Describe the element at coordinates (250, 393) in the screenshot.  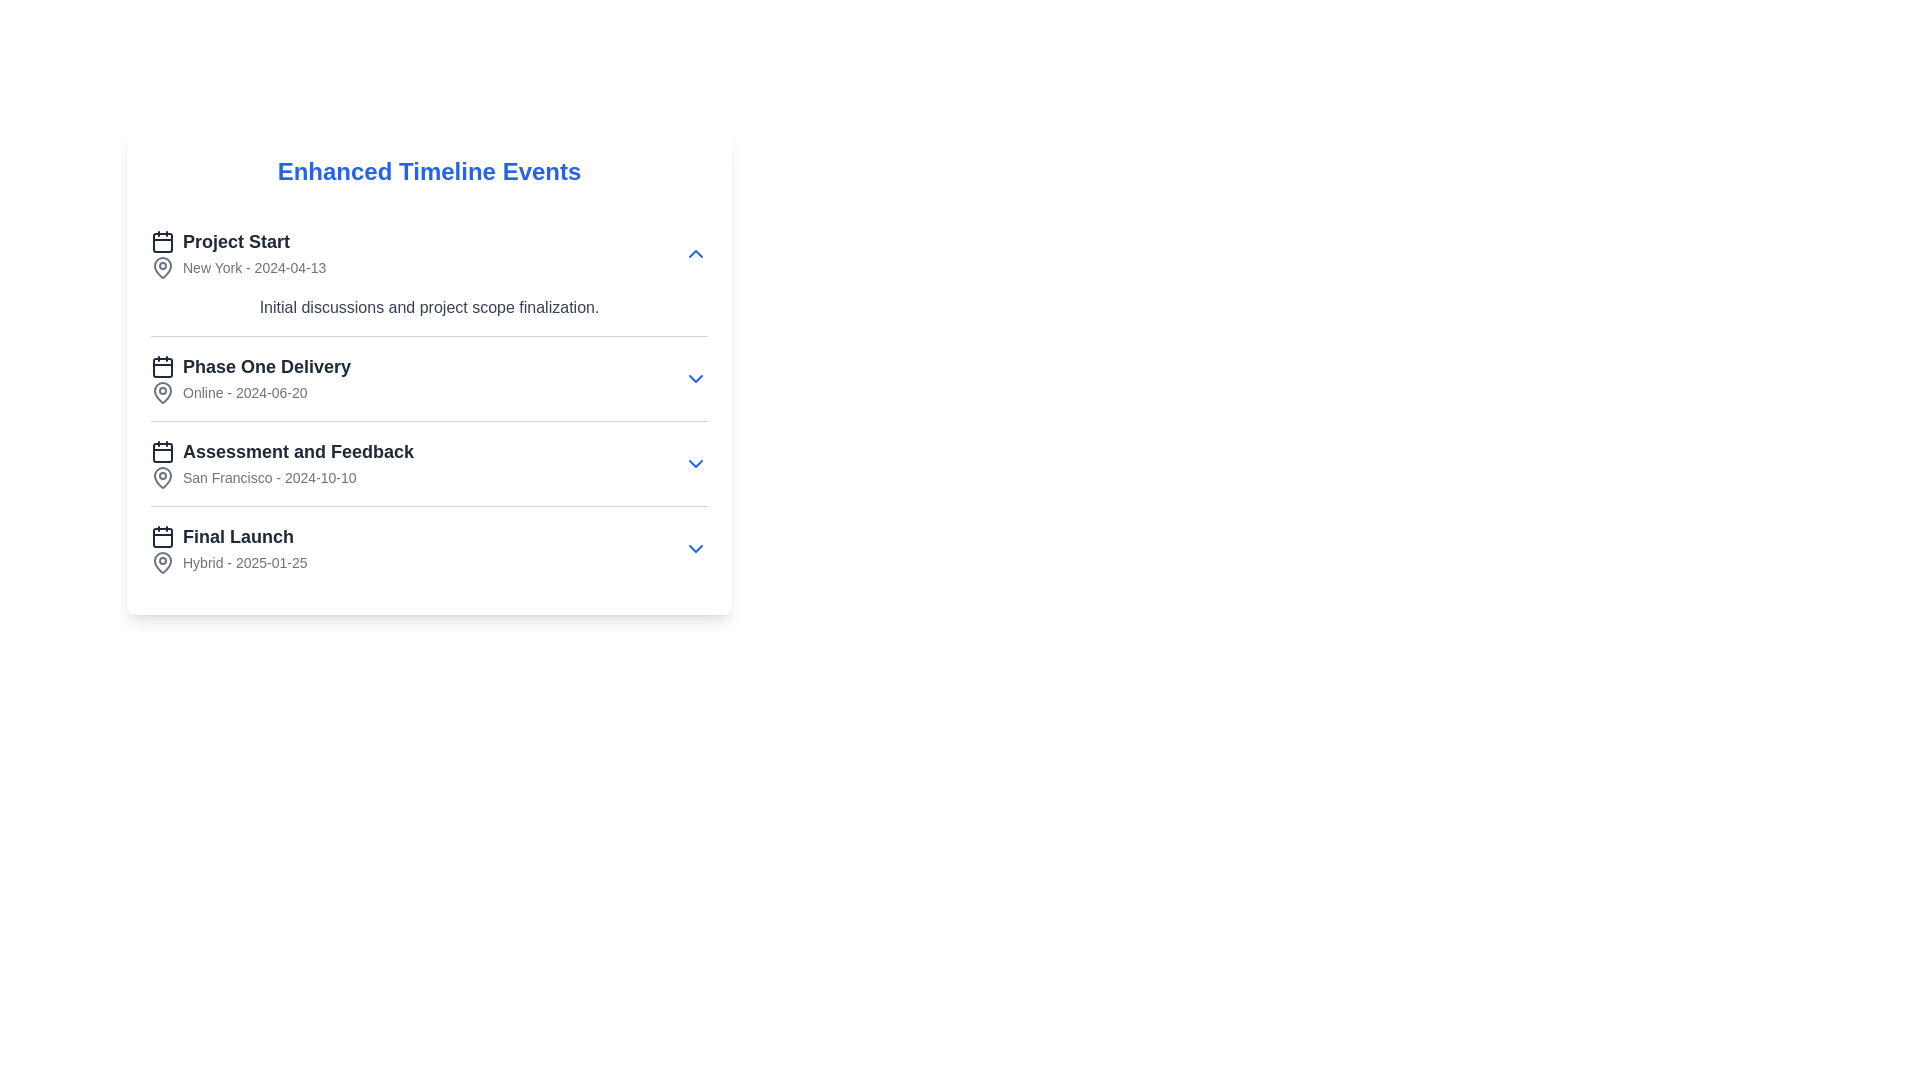
I see `the static text element that provides location and date information for the event scheduled on June 20, 2024, located in the 'Phase One Delivery' section below its heading` at that location.